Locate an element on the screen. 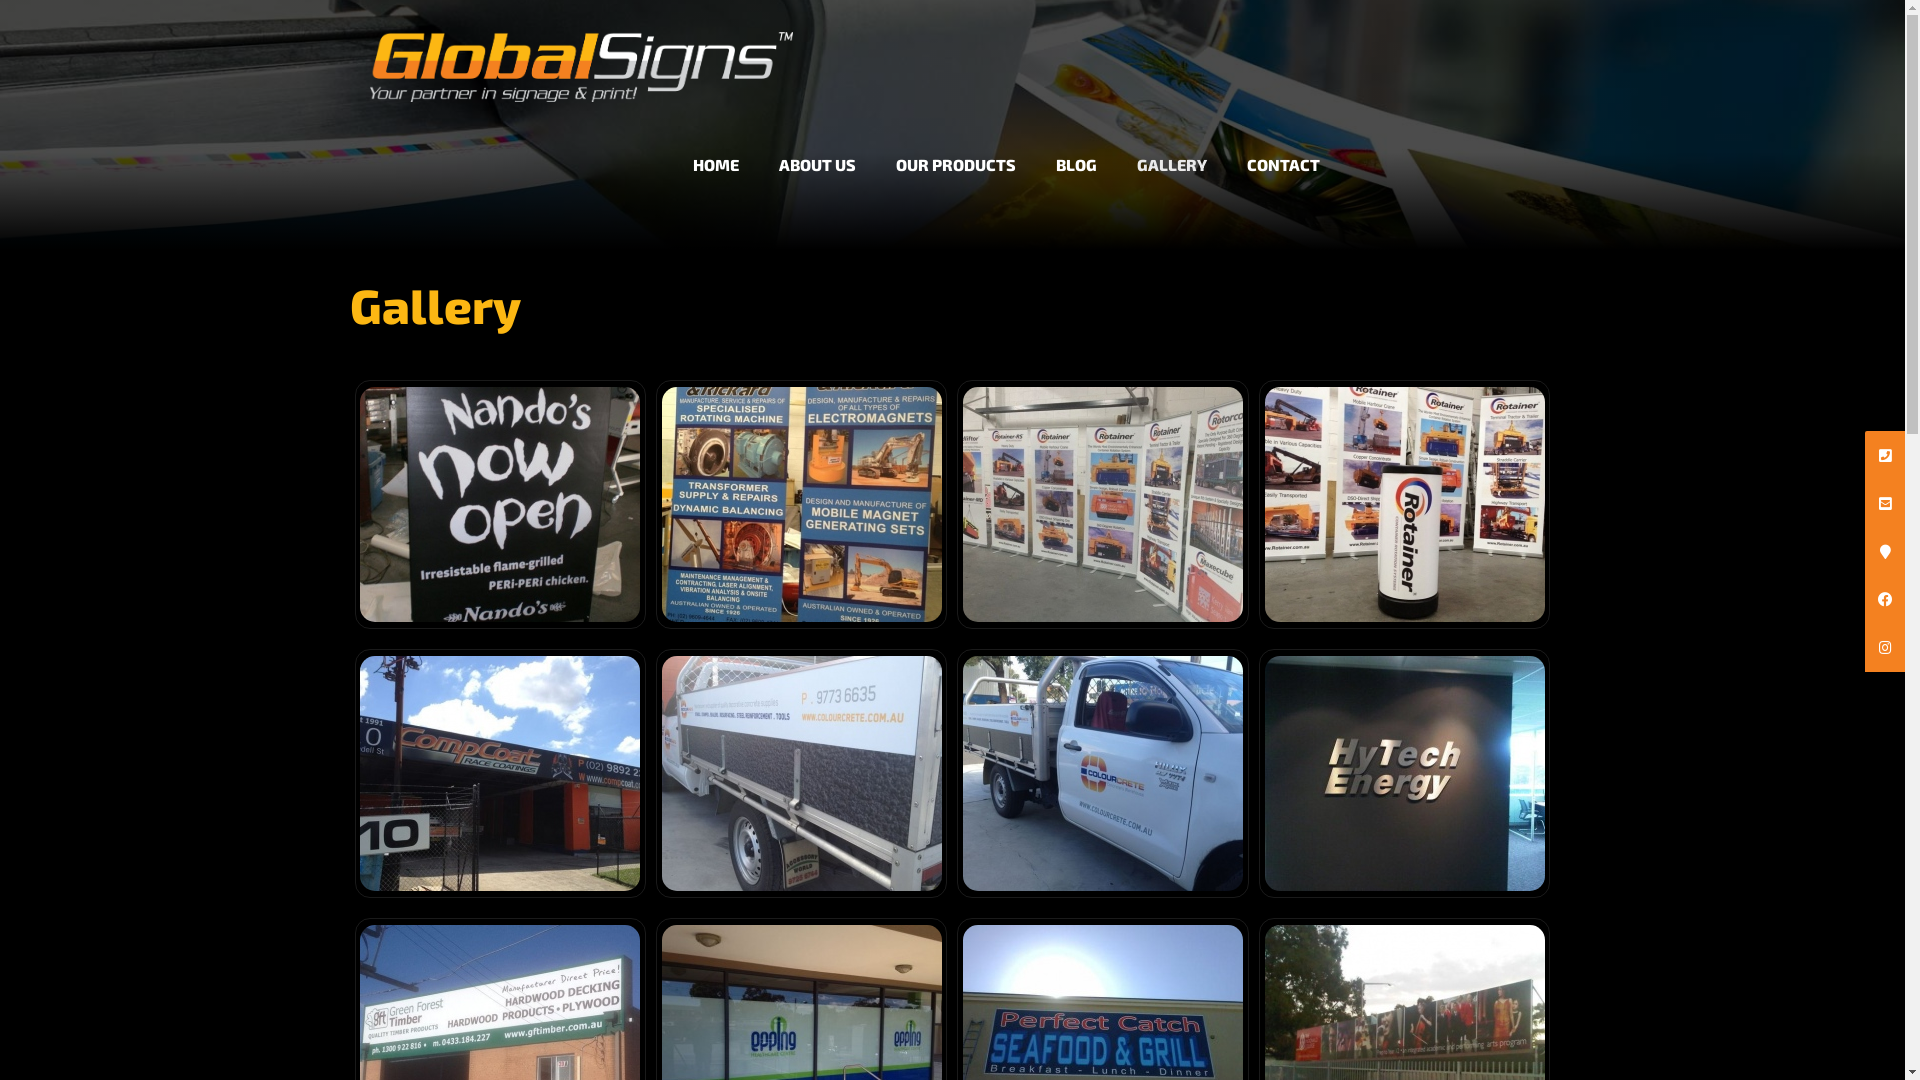  'BLOG' is located at coordinates (1075, 146).